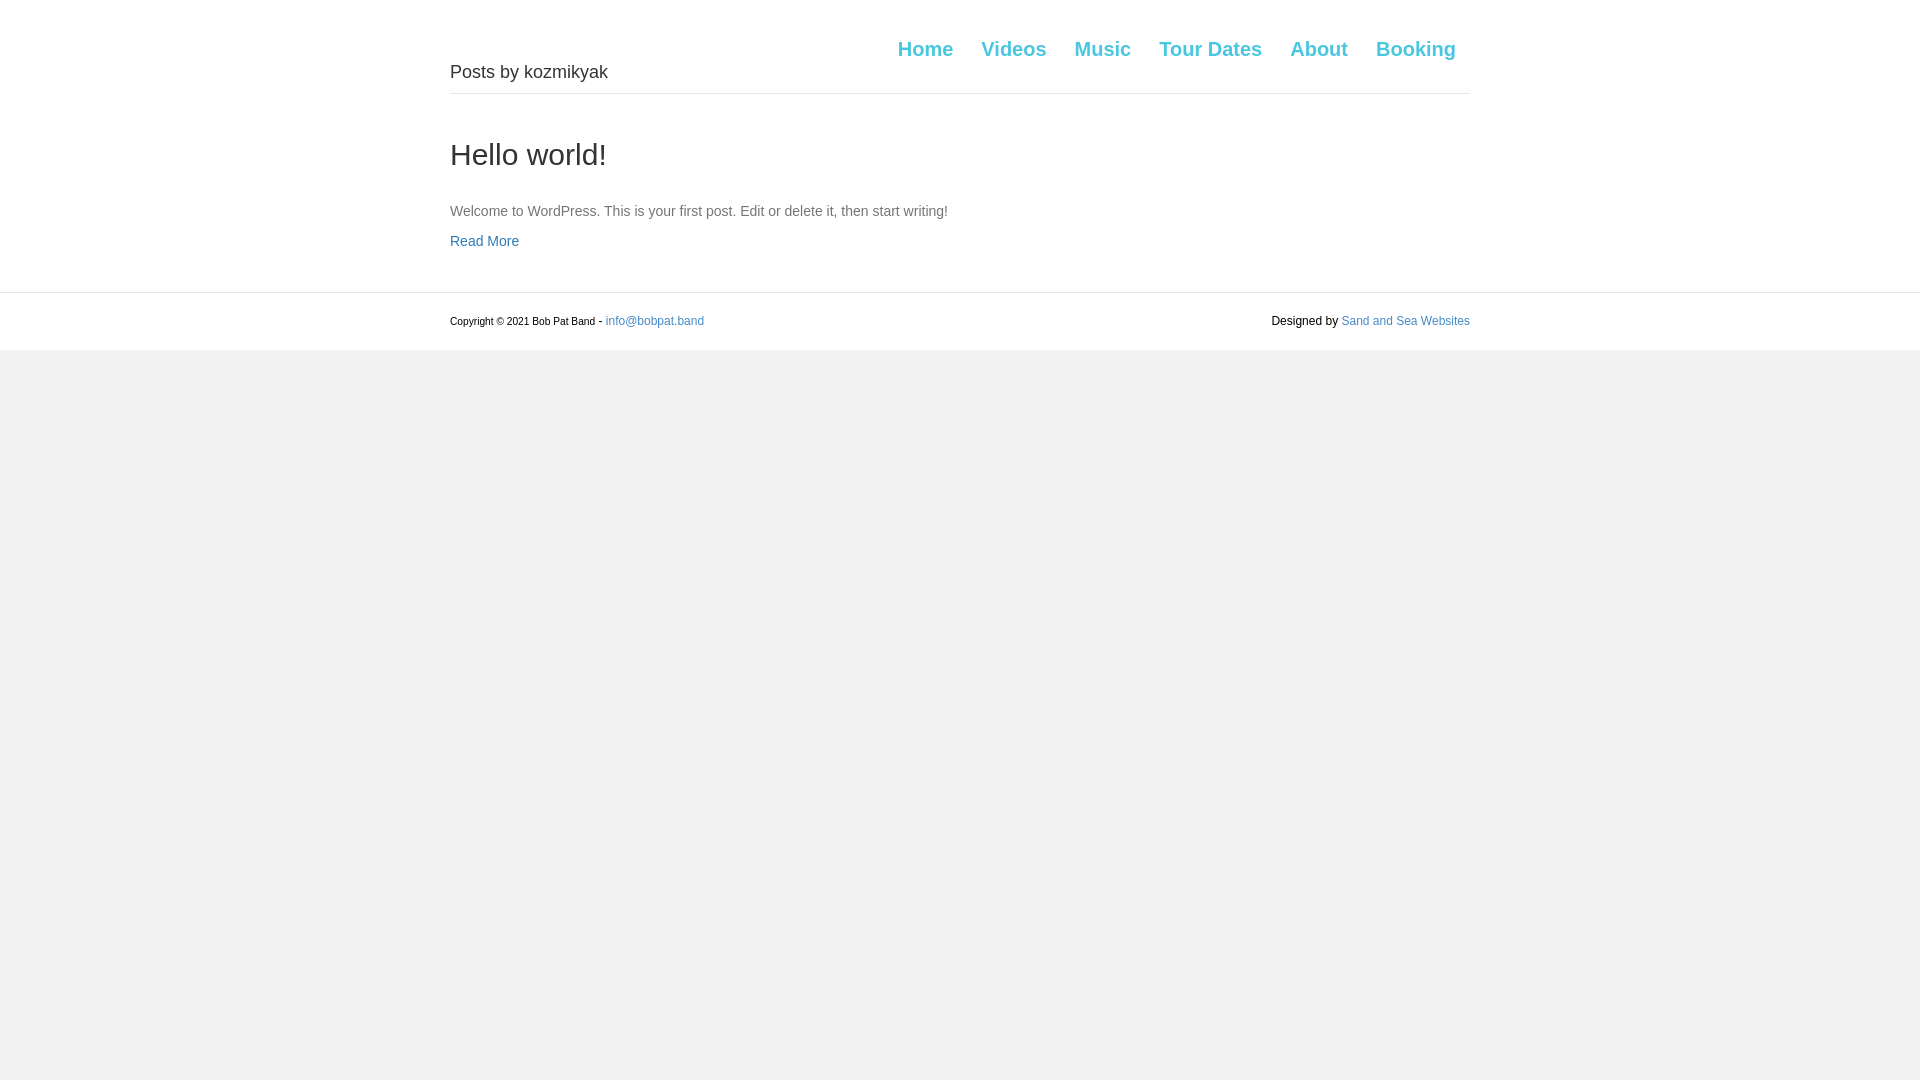  Describe the element at coordinates (1415, 48) in the screenshot. I see `'Booking'` at that location.